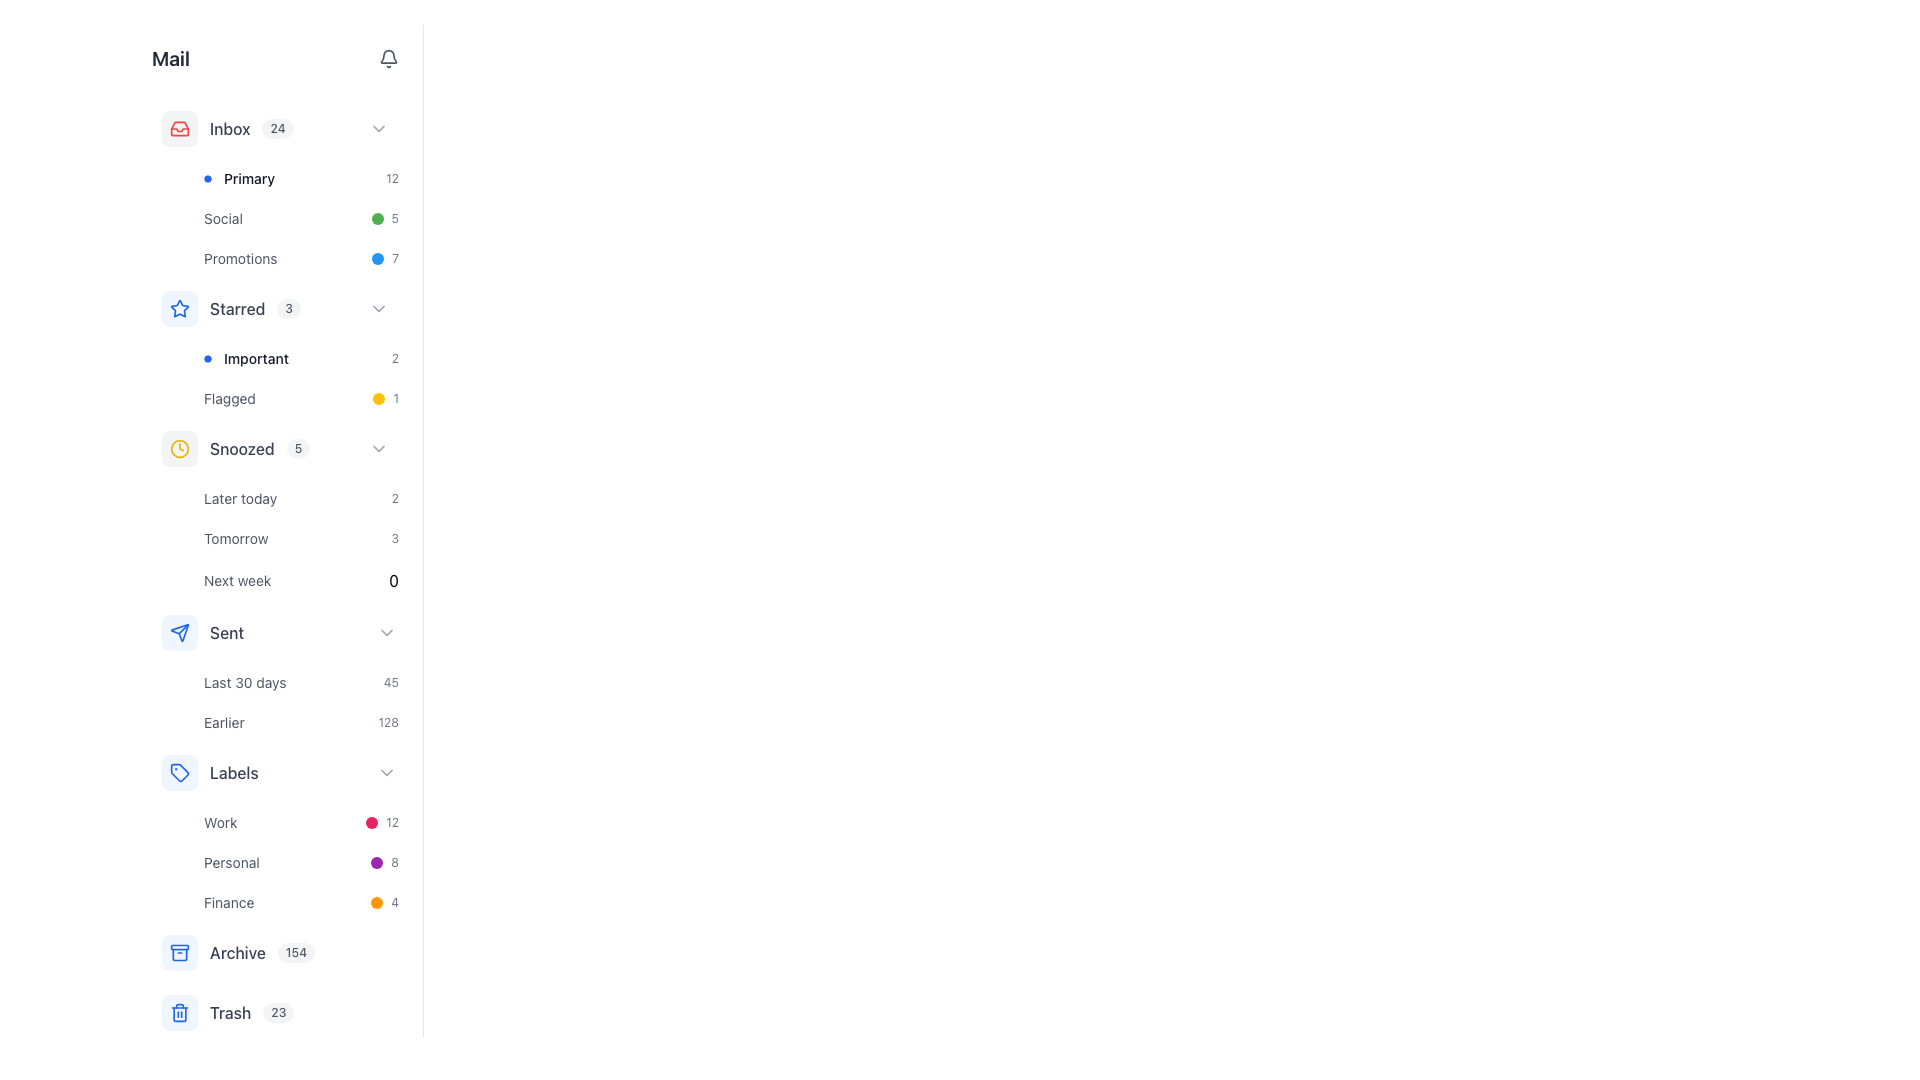  I want to click on the gray chevron icon on the right side of the 'Starred' menu item, so click(278, 308).